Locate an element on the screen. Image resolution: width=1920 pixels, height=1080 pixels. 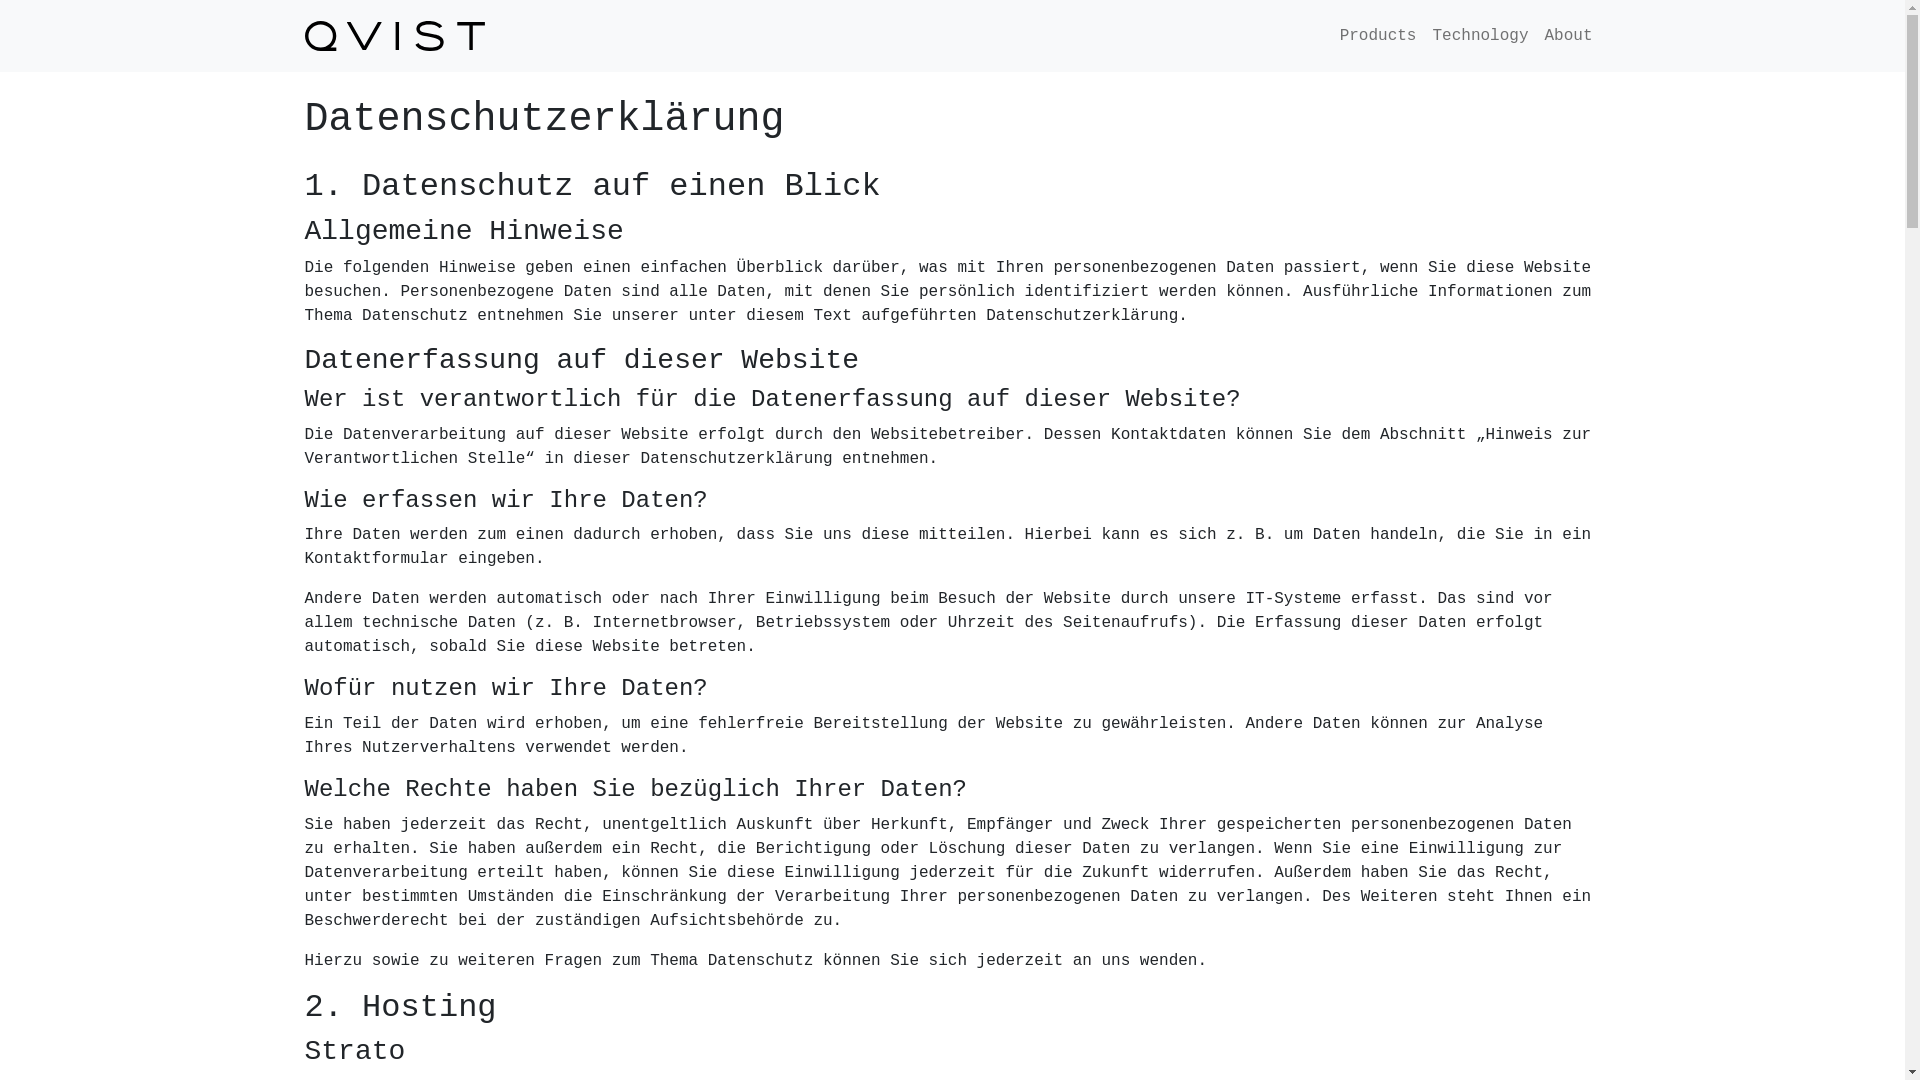
'Technology' is located at coordinates (1479, 35).